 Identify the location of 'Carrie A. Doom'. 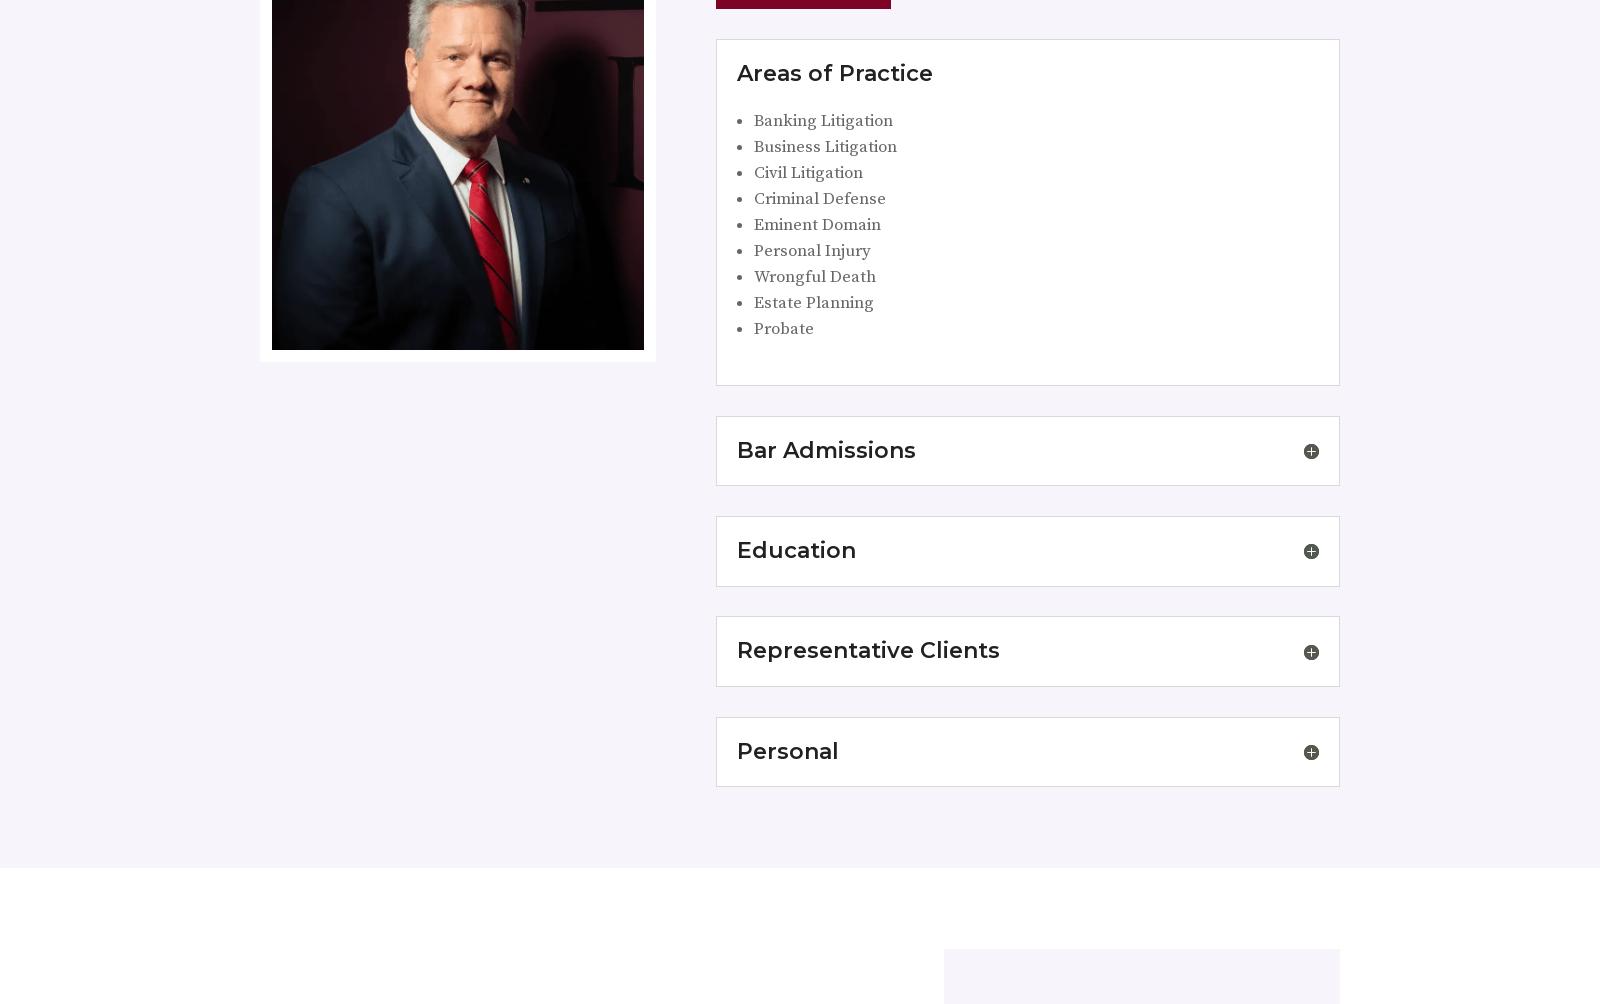
(383, 968).